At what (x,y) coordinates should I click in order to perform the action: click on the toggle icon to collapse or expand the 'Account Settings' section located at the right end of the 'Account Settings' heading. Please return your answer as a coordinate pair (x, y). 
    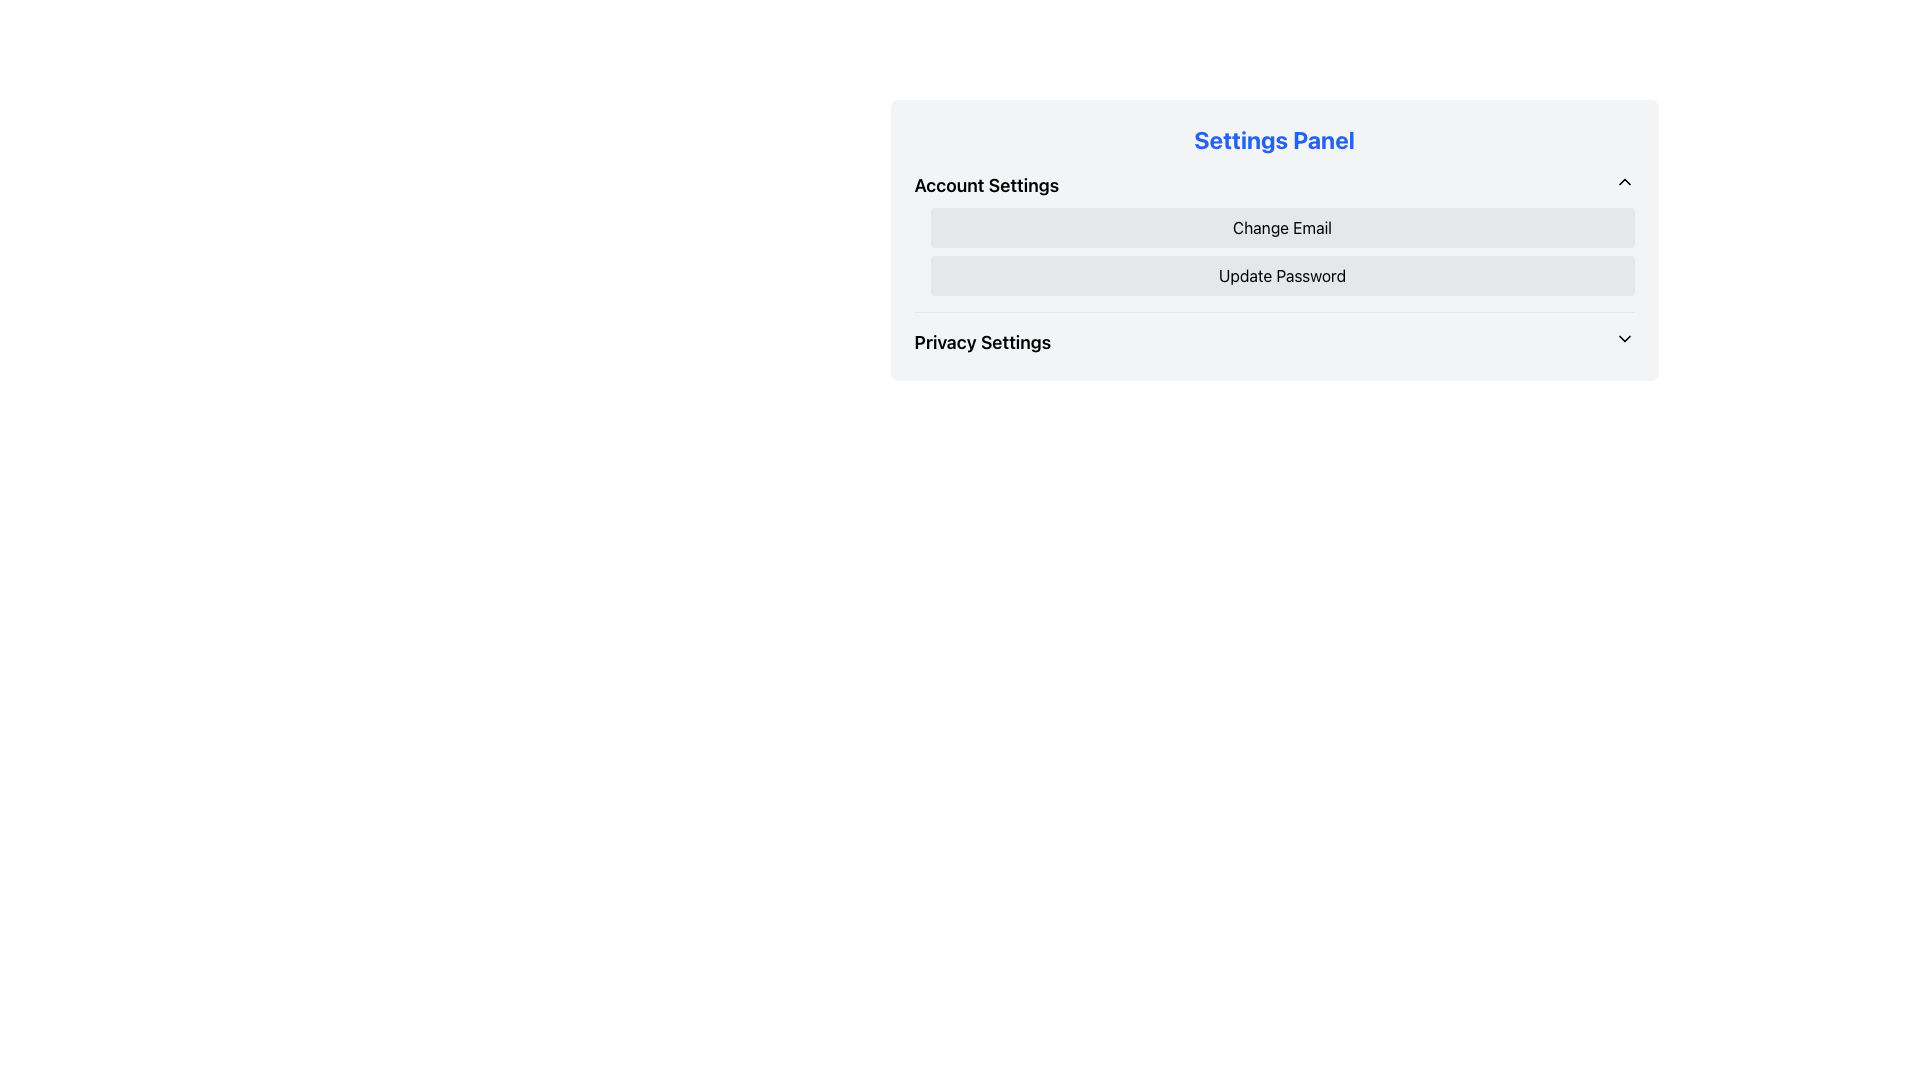
    Looking at the image, I should click on (1624, 181).